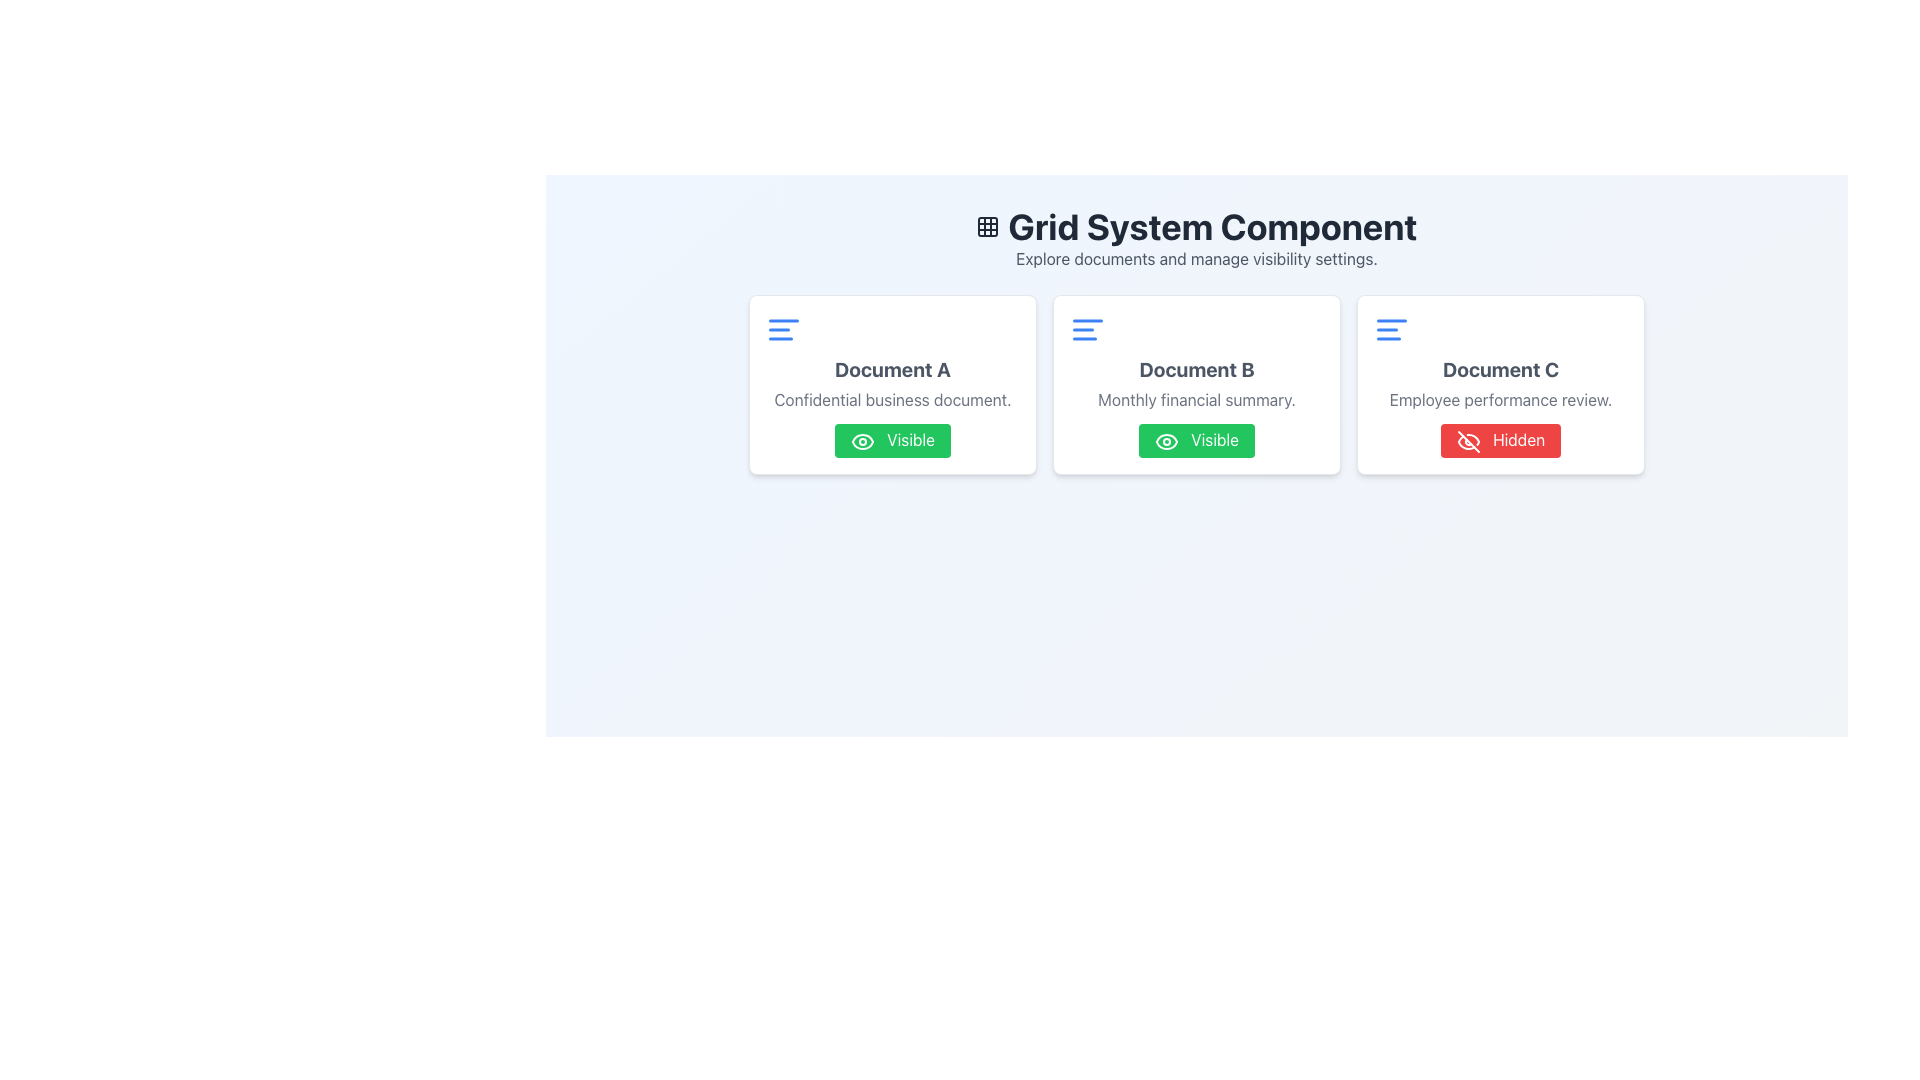  I want to click on the Text Label displaying the heading 'Grid System Component', which is centered at the top of the section in bold, large, dark gray typography, so click(1196, 226).